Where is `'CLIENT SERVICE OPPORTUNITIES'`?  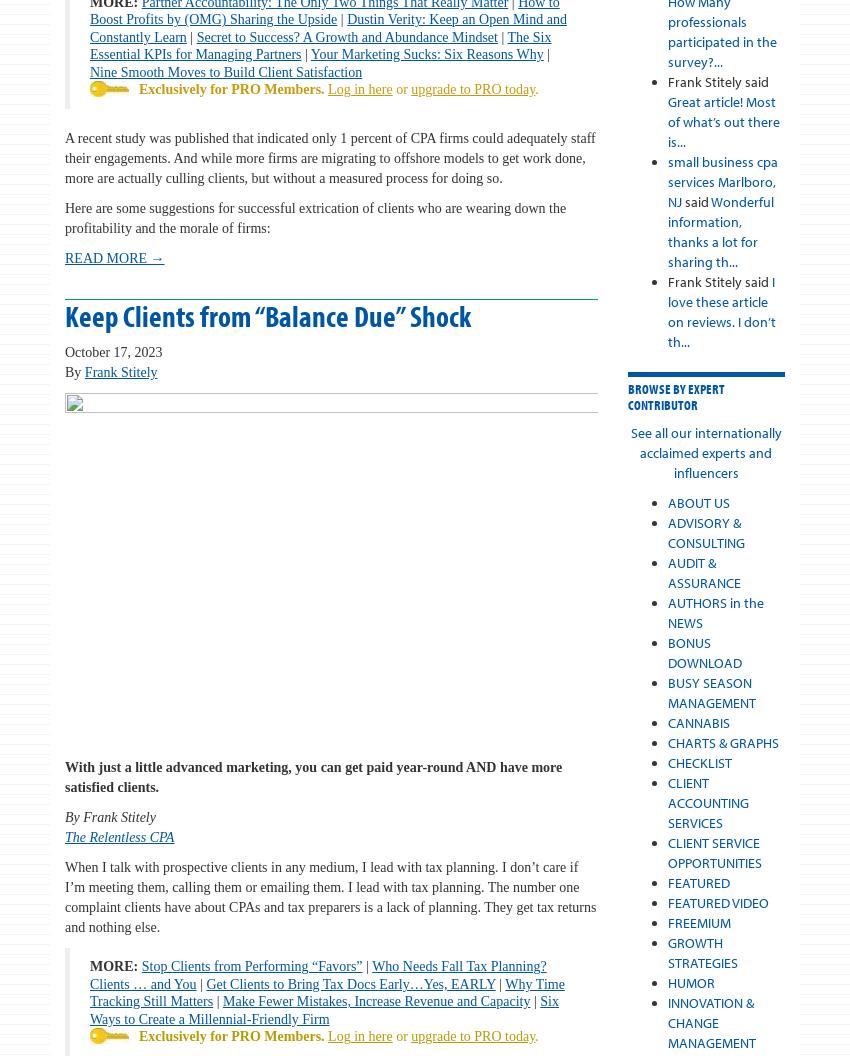
'CLIENT SERVICE OPPORTUNITIES' is located at coordinates (713, 853).